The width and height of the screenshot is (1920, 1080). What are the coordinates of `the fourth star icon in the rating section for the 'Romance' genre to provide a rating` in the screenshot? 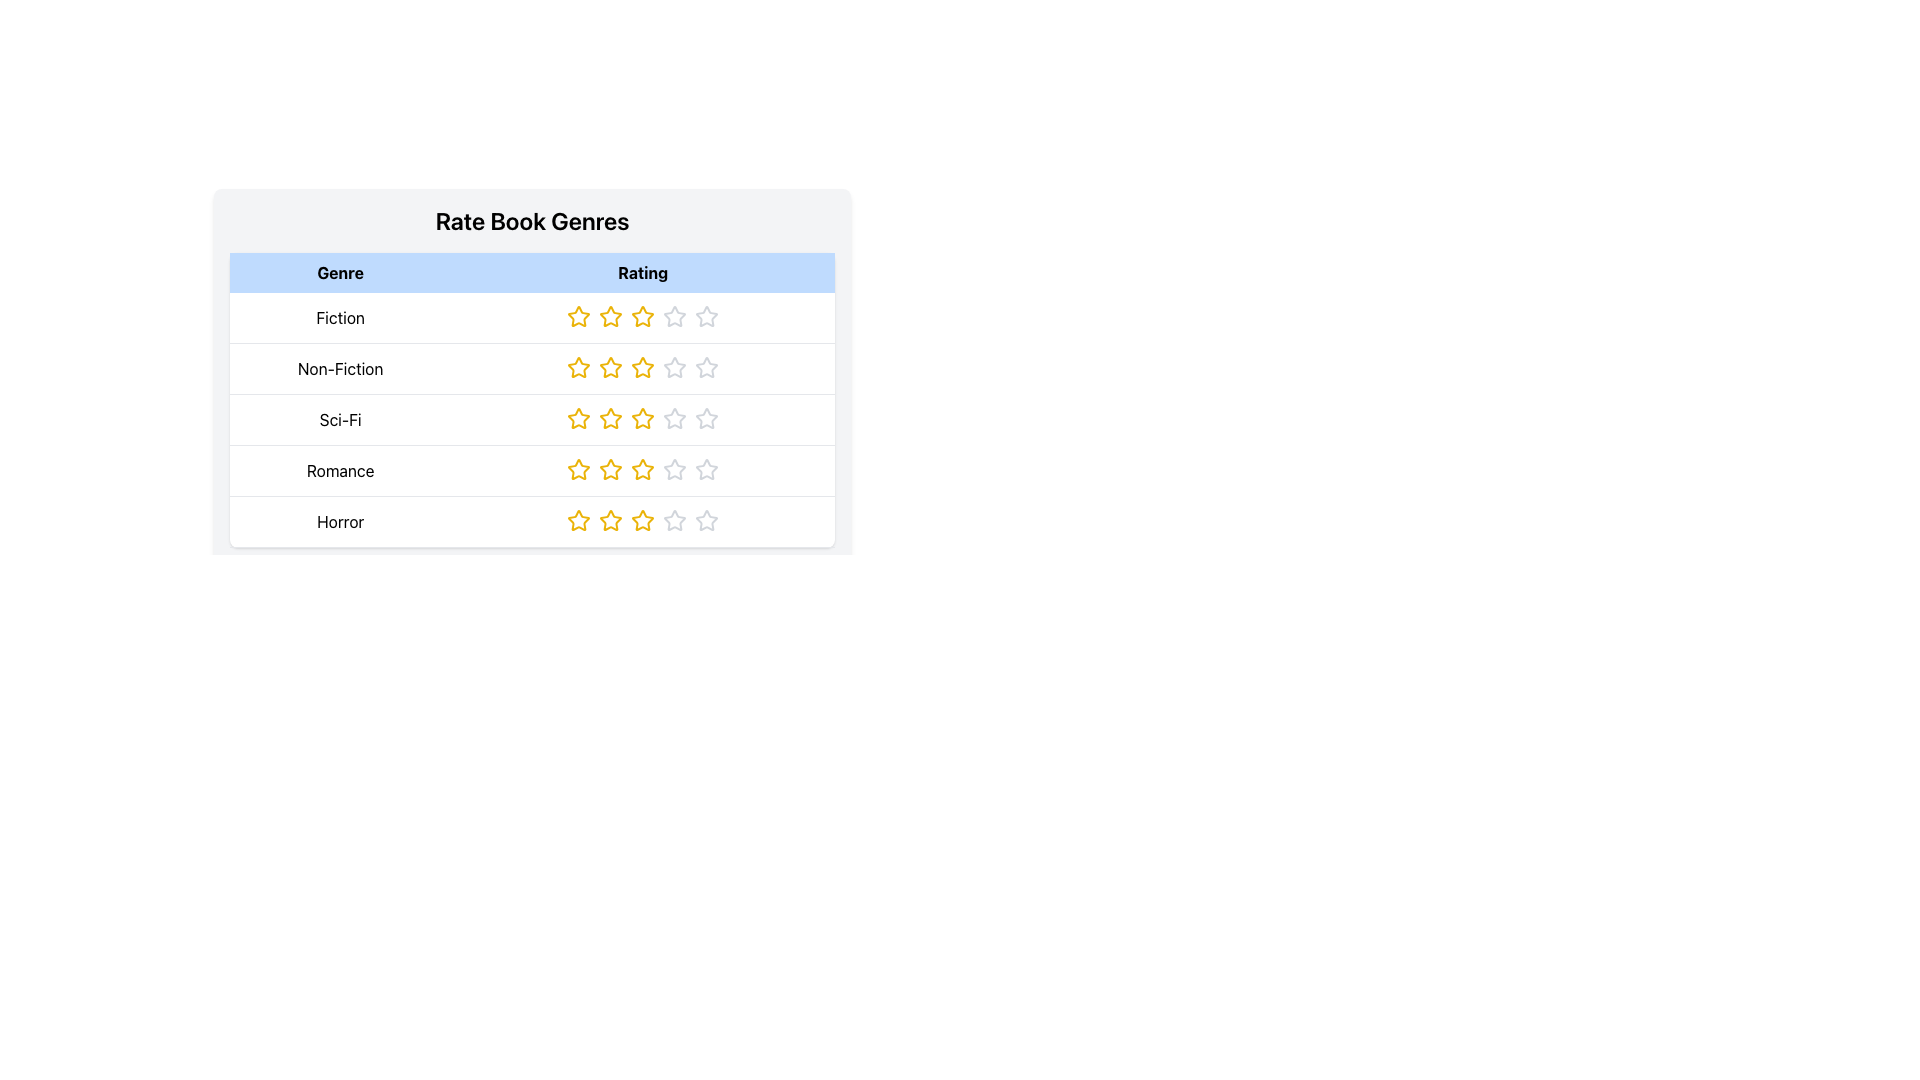 It's located at (675, 469).